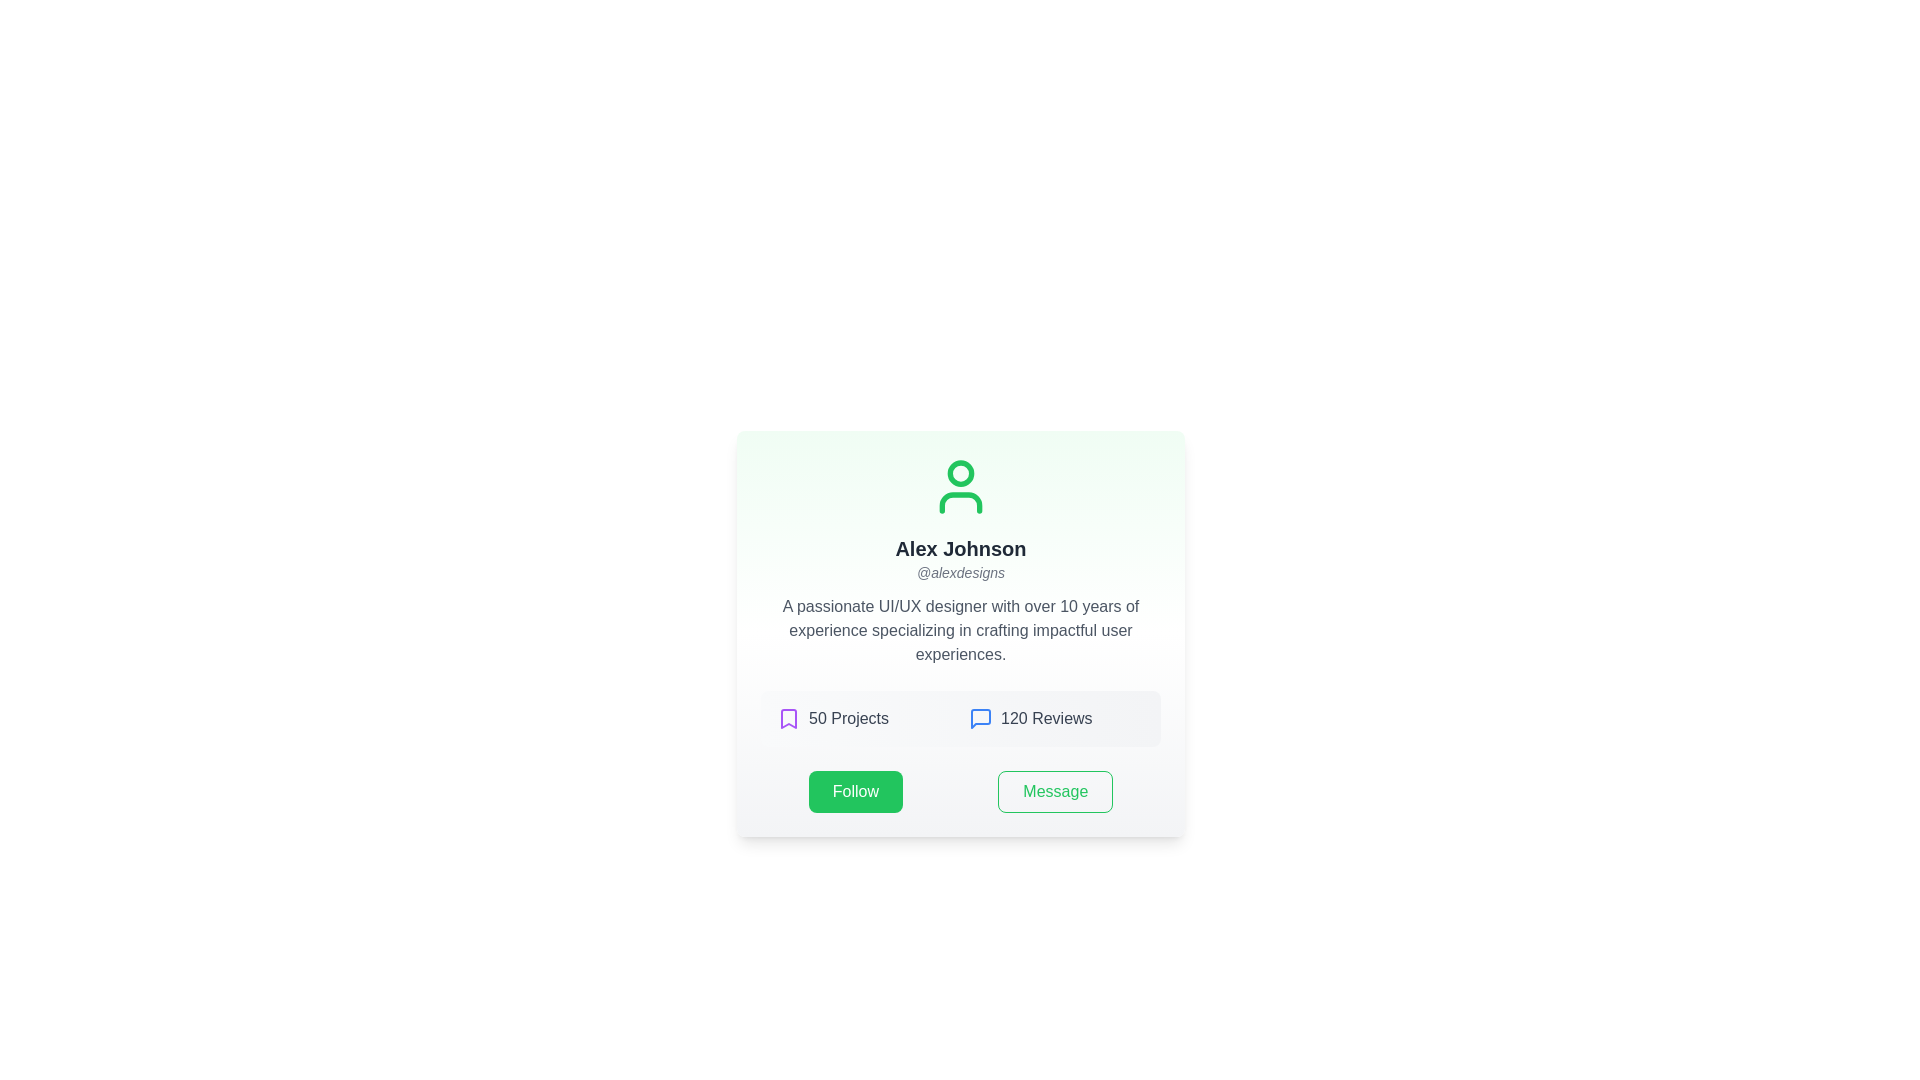 This screenshot has height=1080, width=1920. Describe the element at coordinates (849, 717) in the screenshot. I see `descriptive text label indicating the number of projects associated with the profile, located at the center-bottom section of the card, next to a bookmark icon and before '120 Reviews'` at that location.